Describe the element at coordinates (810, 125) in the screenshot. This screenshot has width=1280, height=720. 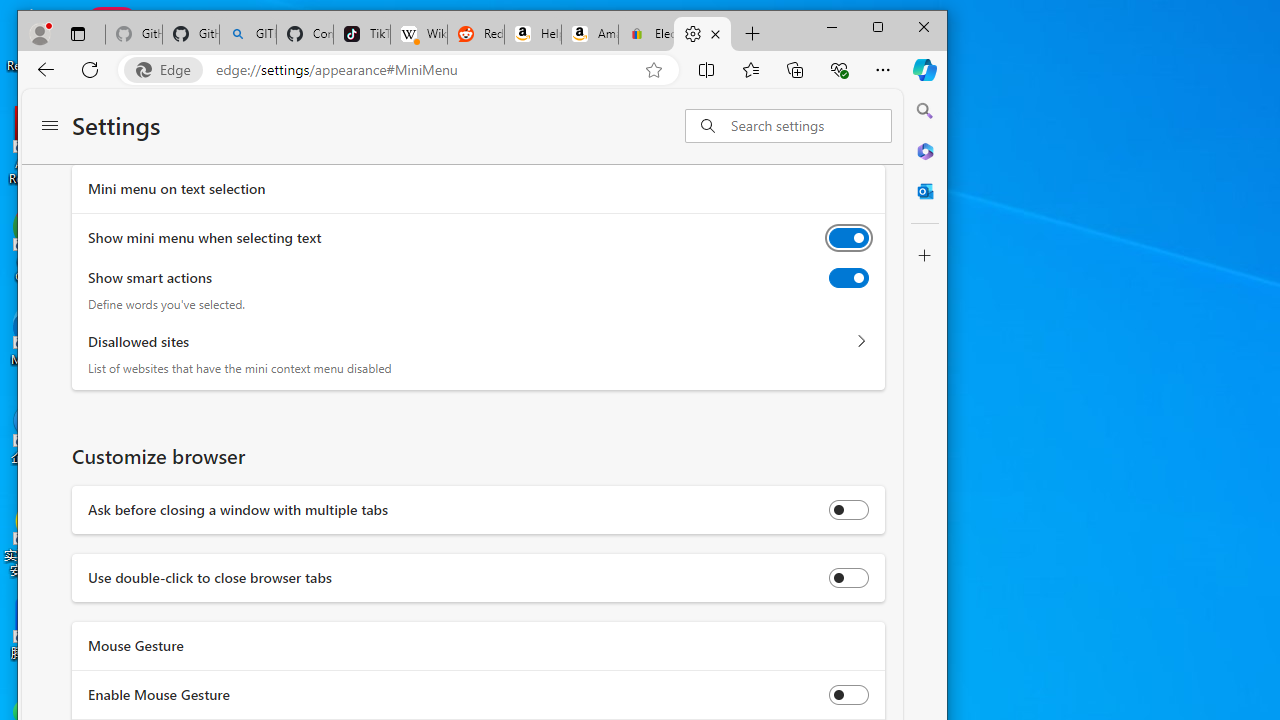
I see `'Search settings'` at that location.